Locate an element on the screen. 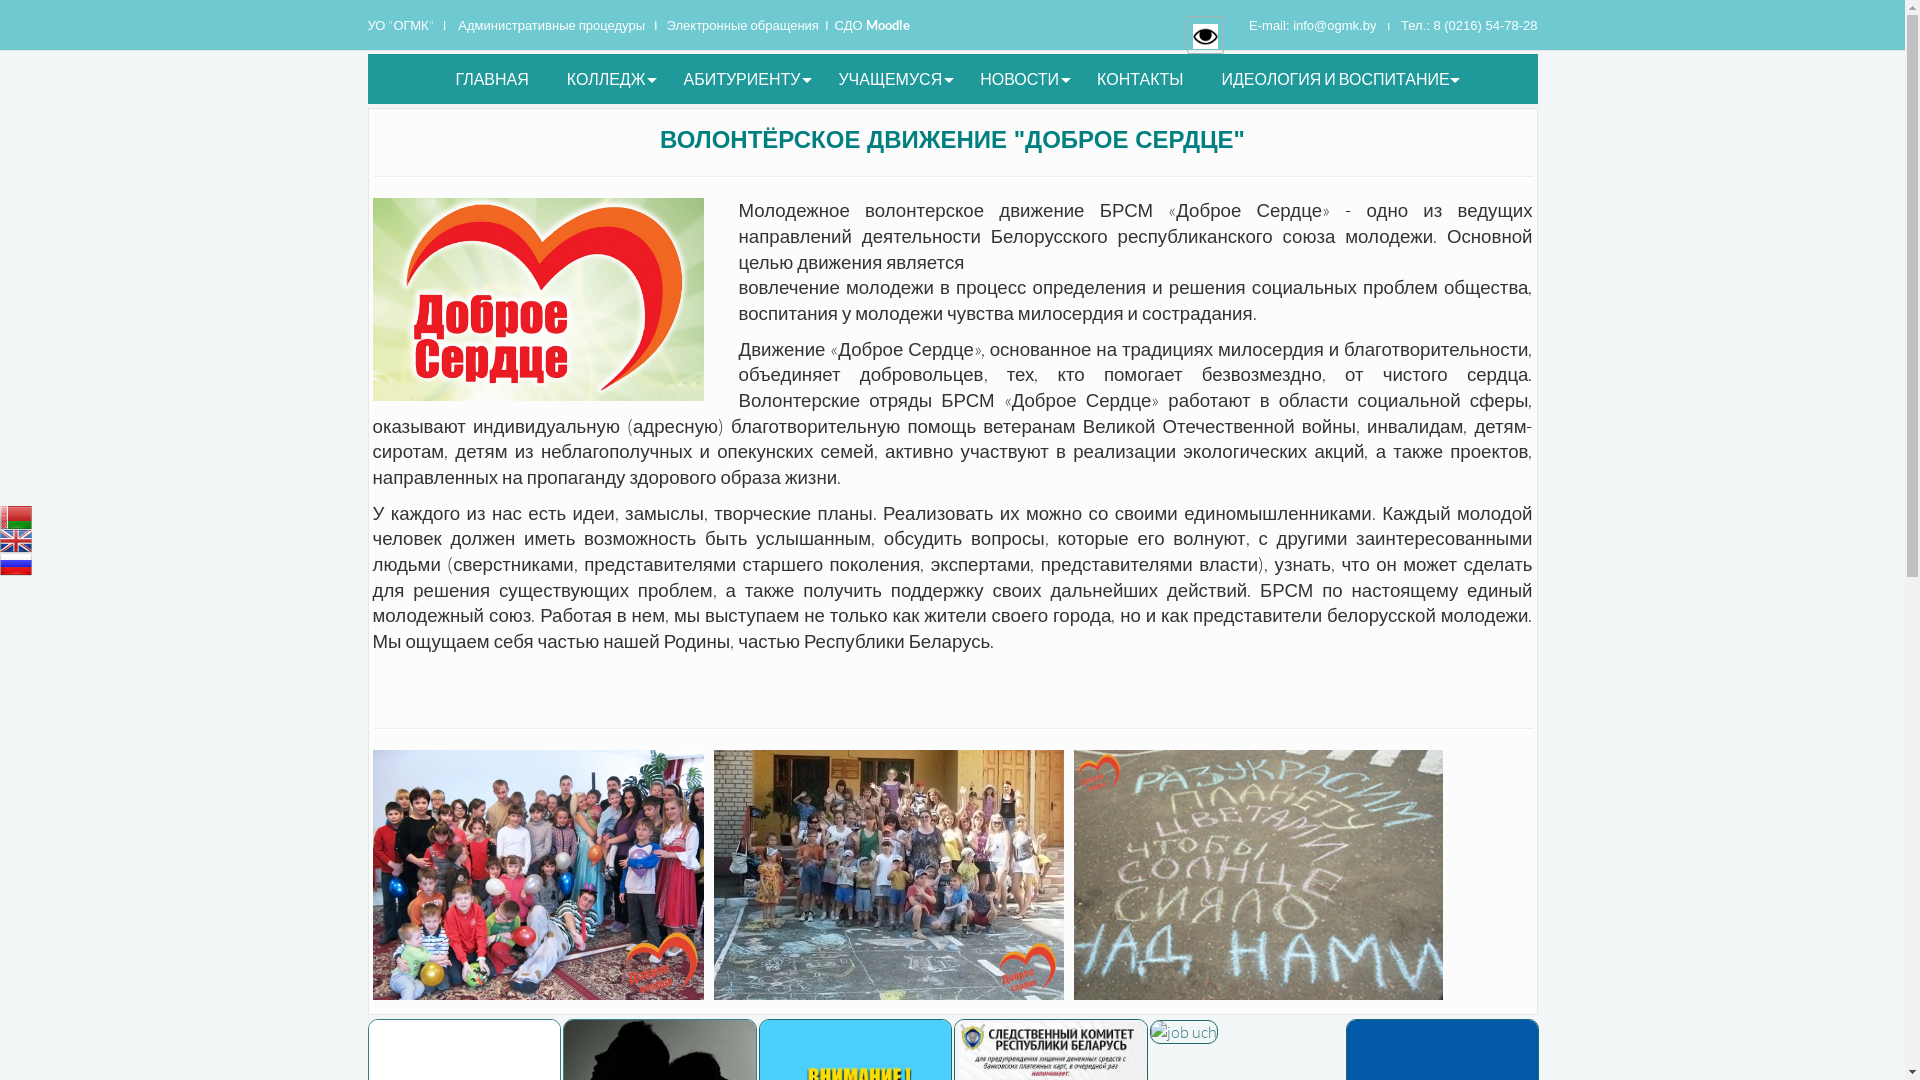  'Belarusian' is located at coordinates (15, 516).